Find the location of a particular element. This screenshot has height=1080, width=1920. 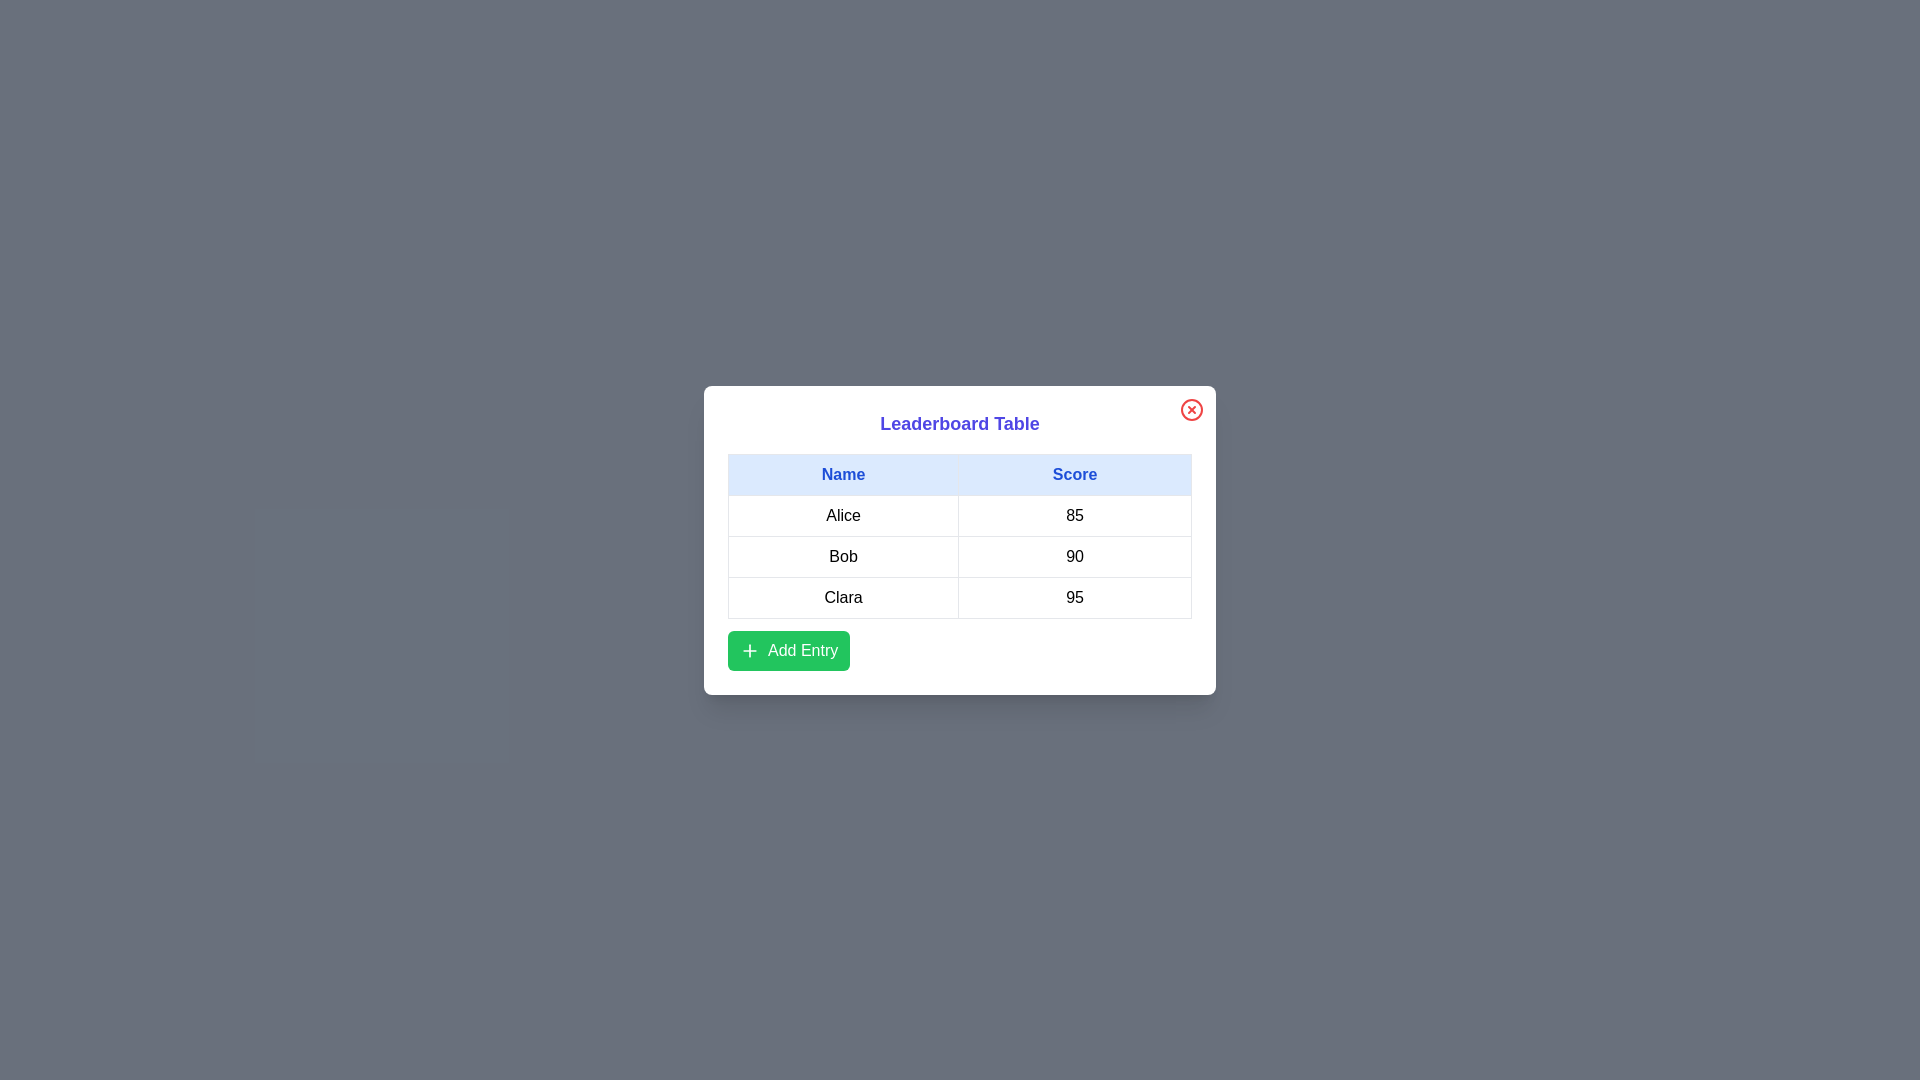

the text in the cell containing Bob is located at coordinates (843, 556).